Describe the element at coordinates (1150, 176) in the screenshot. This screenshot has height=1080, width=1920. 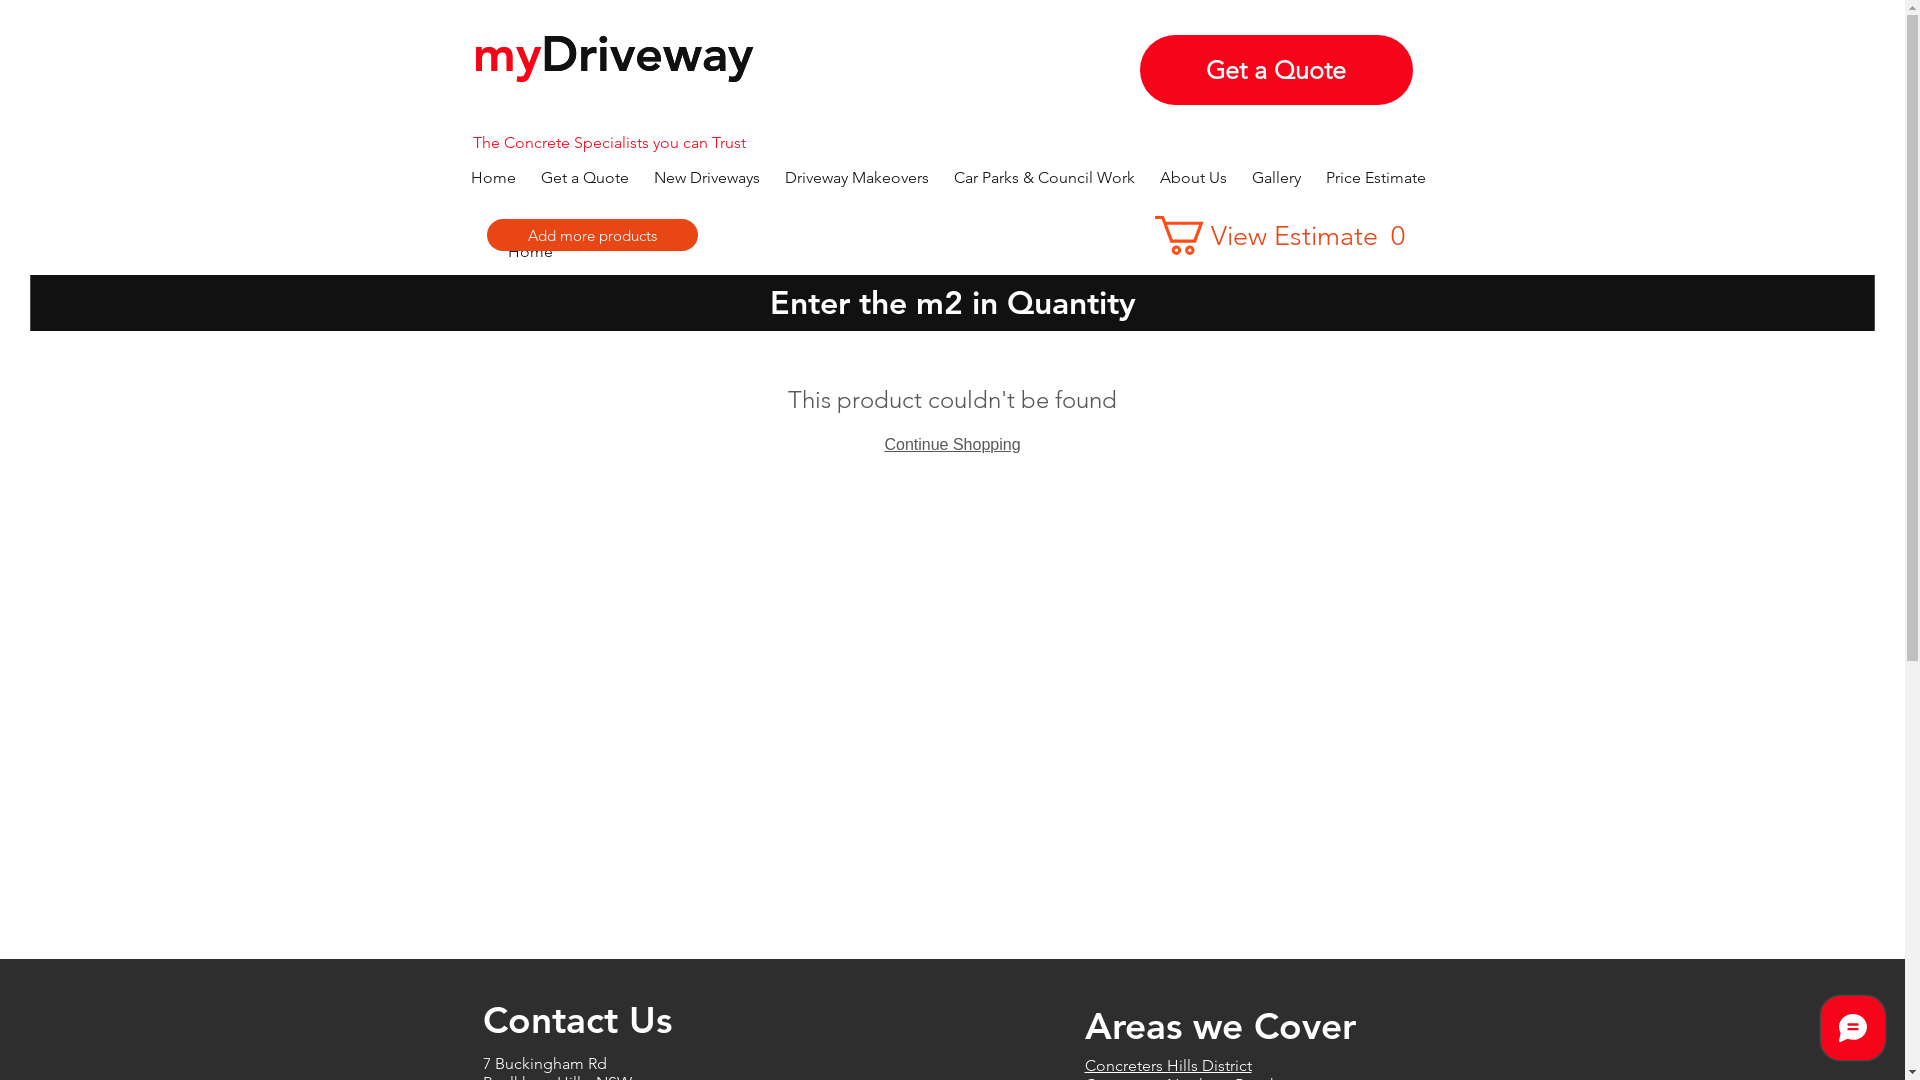
I see `'About Us'` at that location.